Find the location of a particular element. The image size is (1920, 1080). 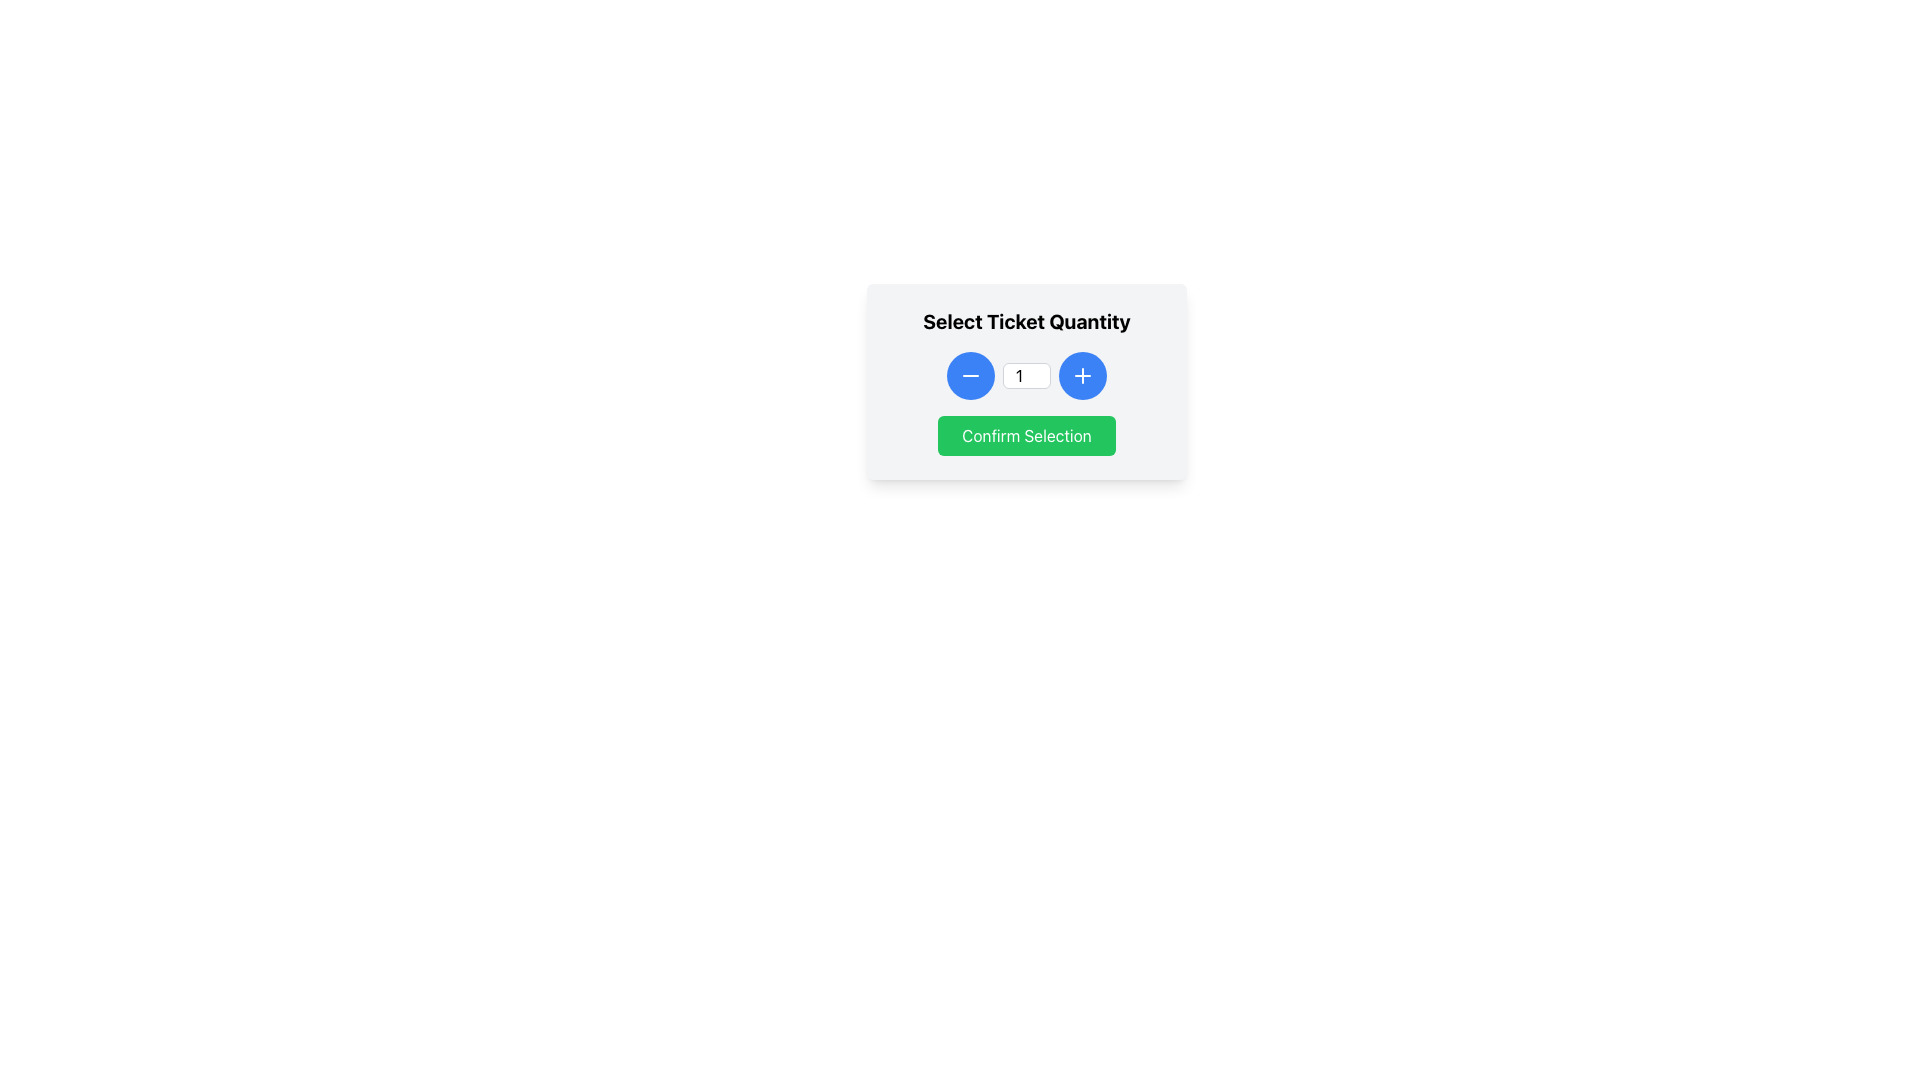

the increment button located on the right side of the ticket quantity selection panel is located at coordinates (1082, 375).